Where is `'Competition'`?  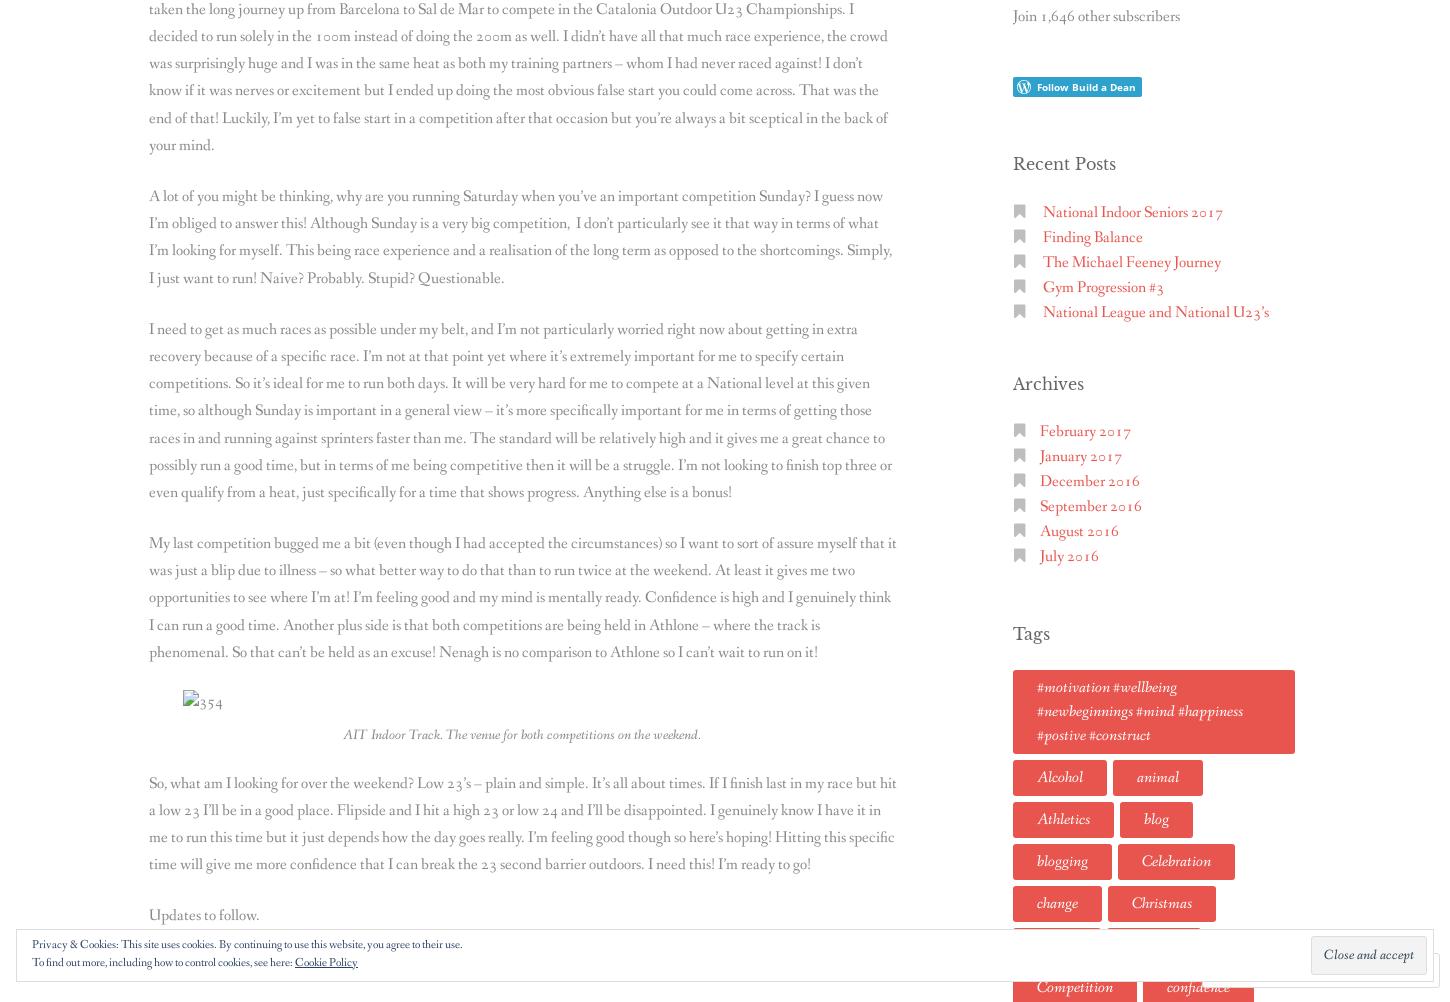 'Competition' is located at coordinates (1037, 985).